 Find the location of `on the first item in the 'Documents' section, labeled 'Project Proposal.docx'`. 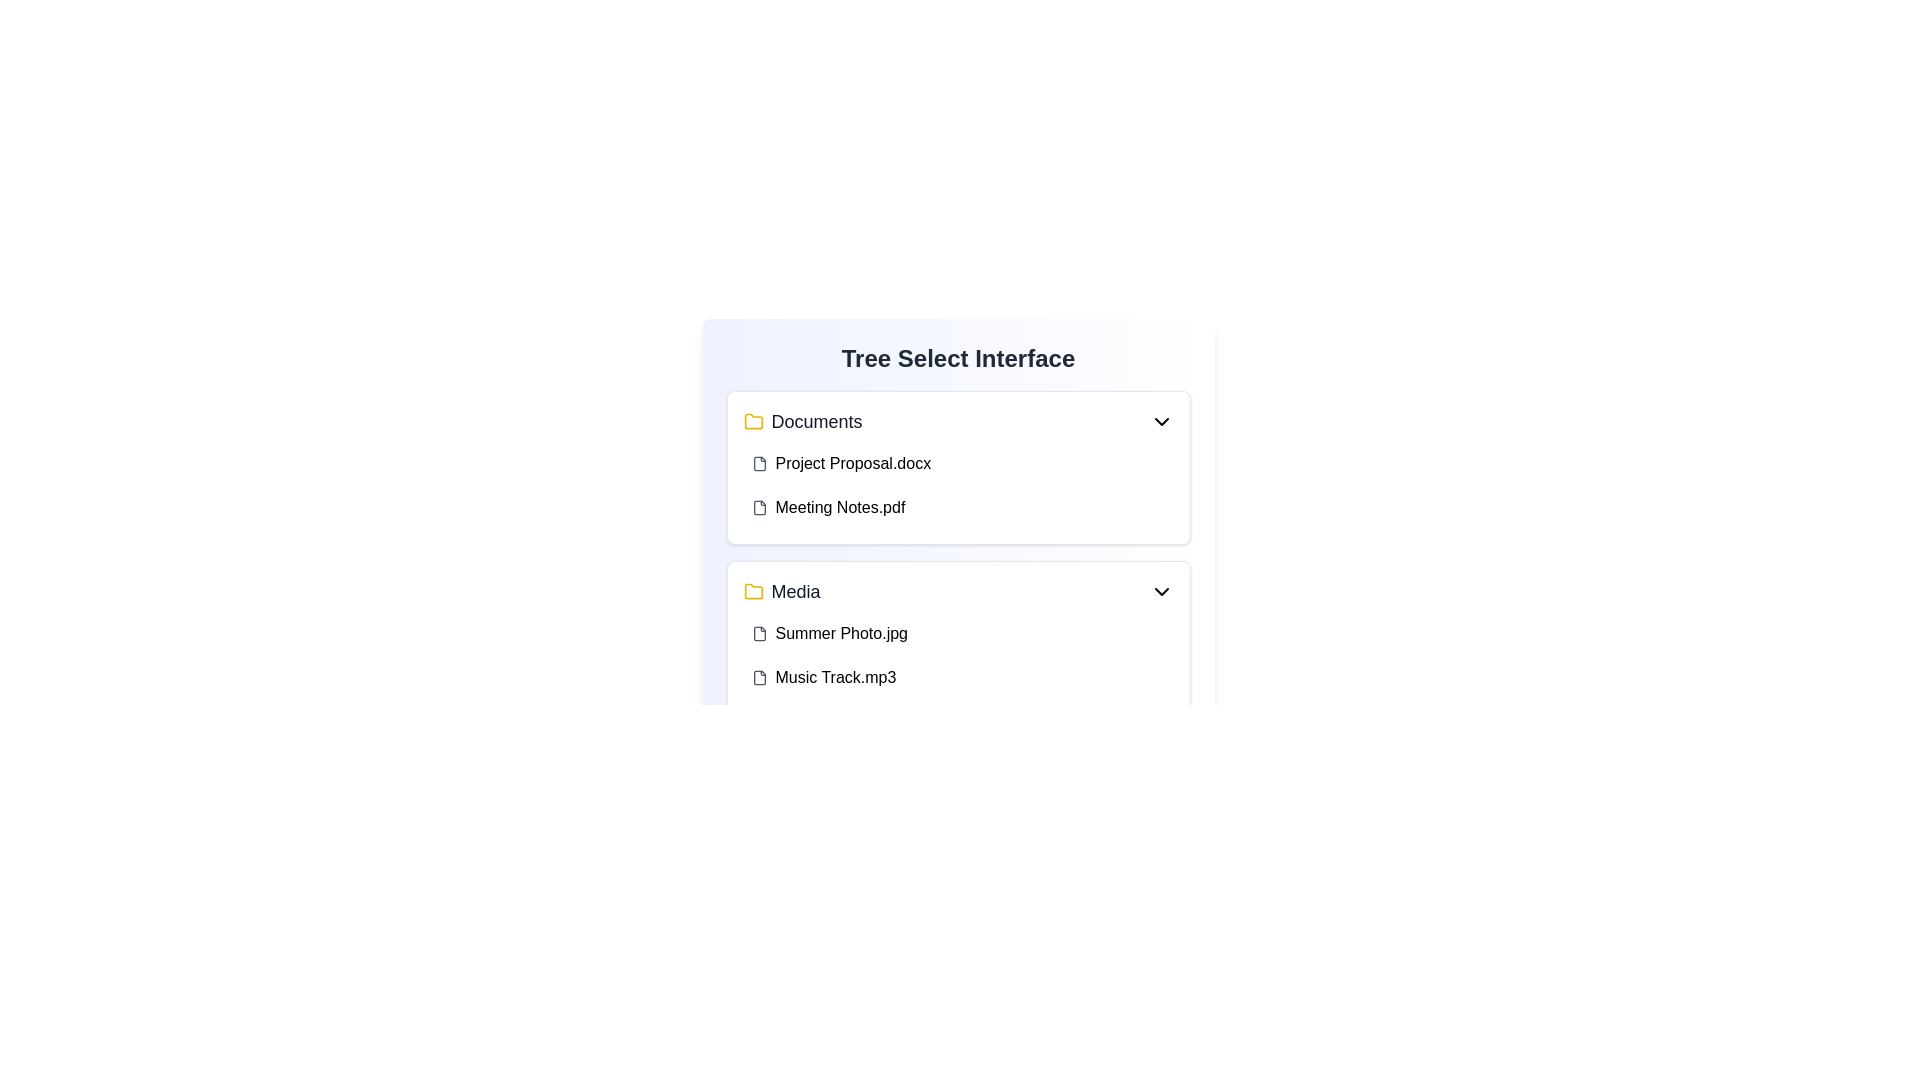

on the first item in the 'Documents' section, labeled 'Project Proposal.docx' is located at coordinates (957, 463).